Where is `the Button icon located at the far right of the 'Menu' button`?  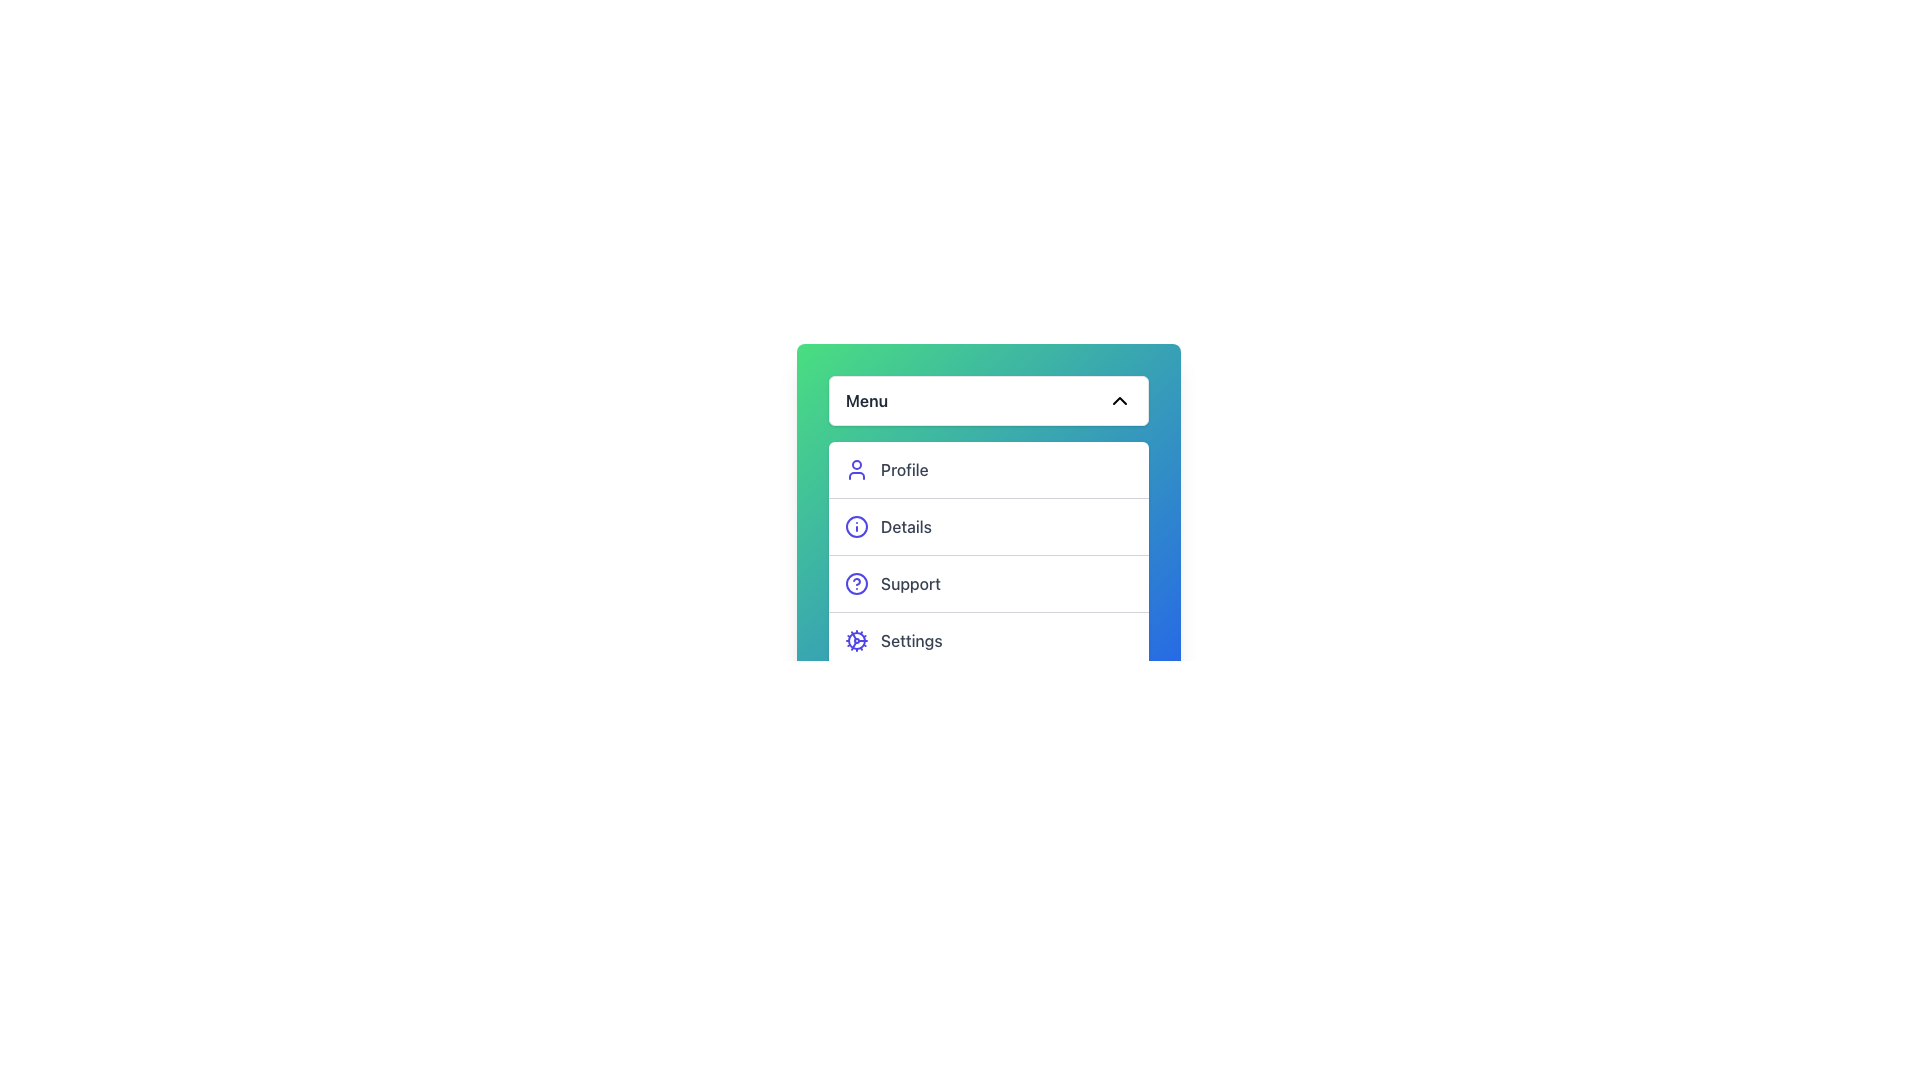
the Button icon located at the far right of the 'Menu' button is located at coordinates (1118, 401).